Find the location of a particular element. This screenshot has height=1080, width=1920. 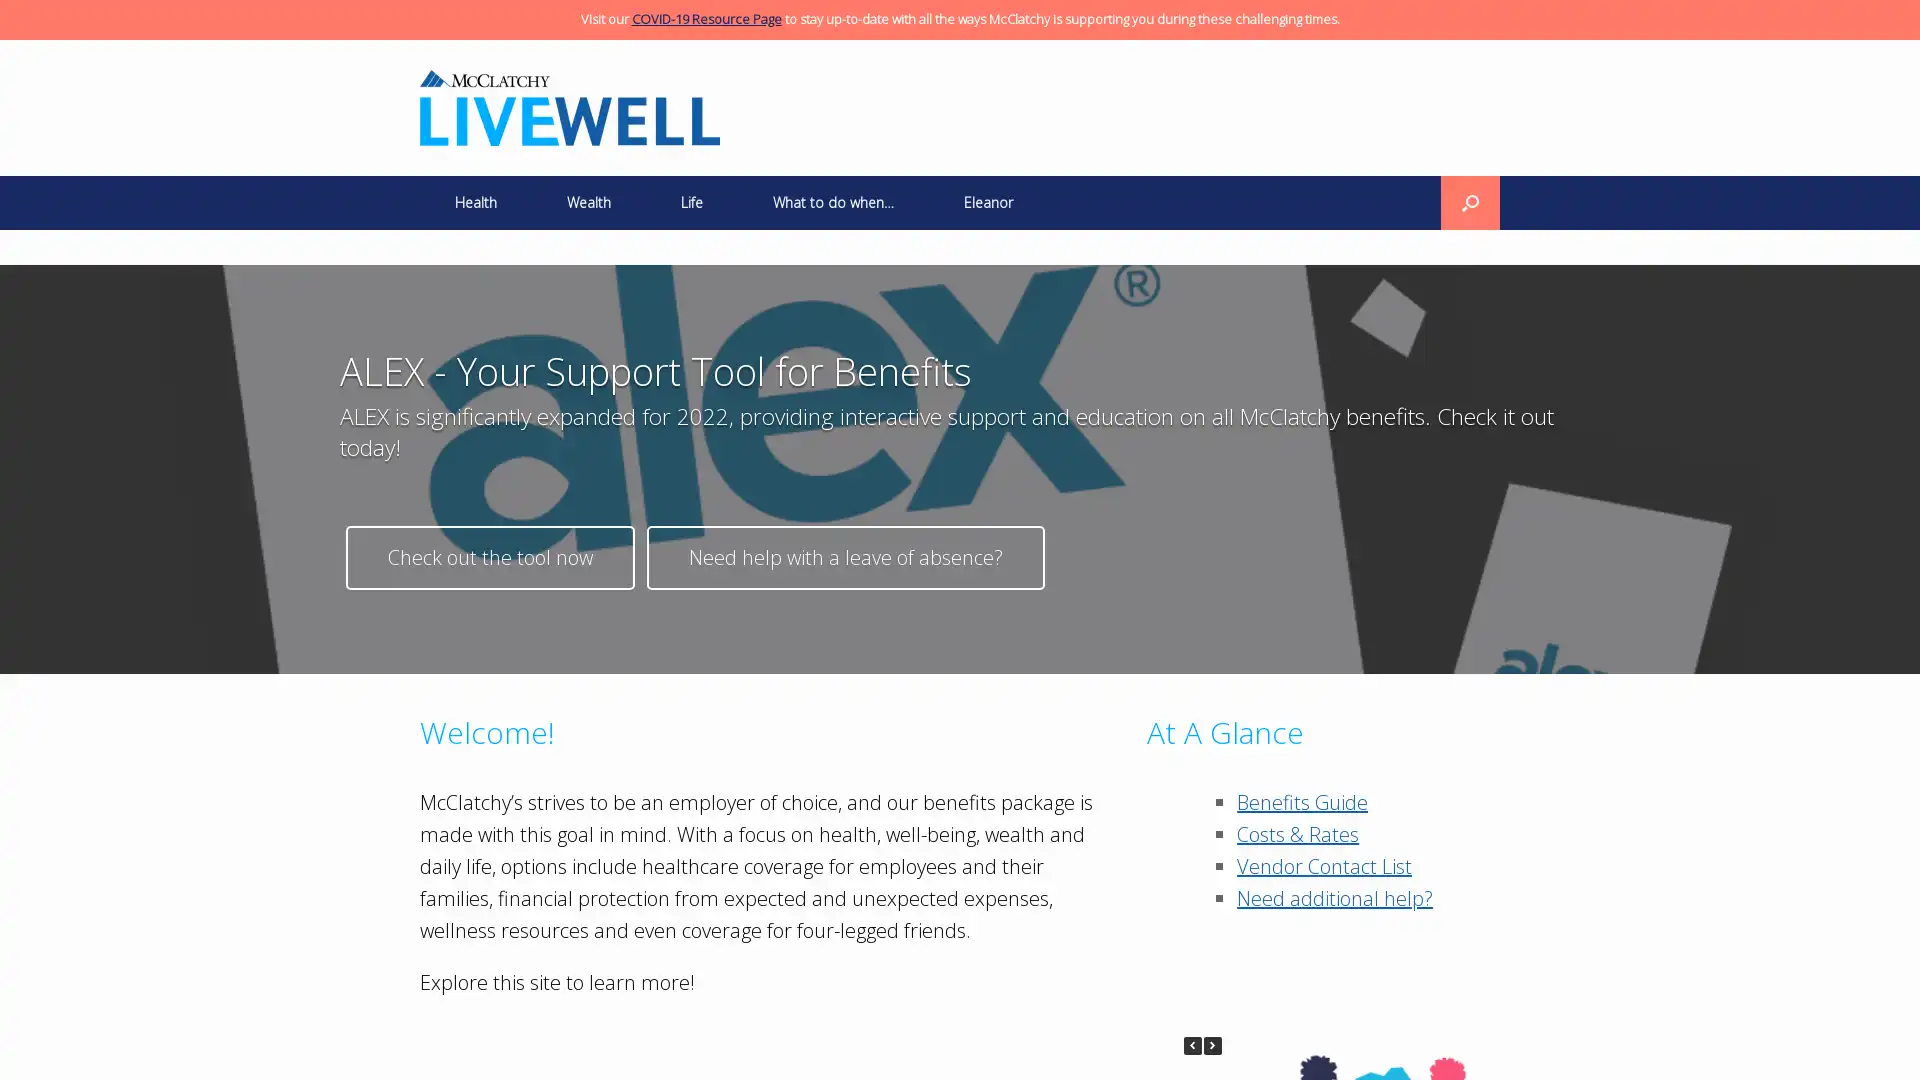

Previous Posts is located at coordinates (1191, 1044).